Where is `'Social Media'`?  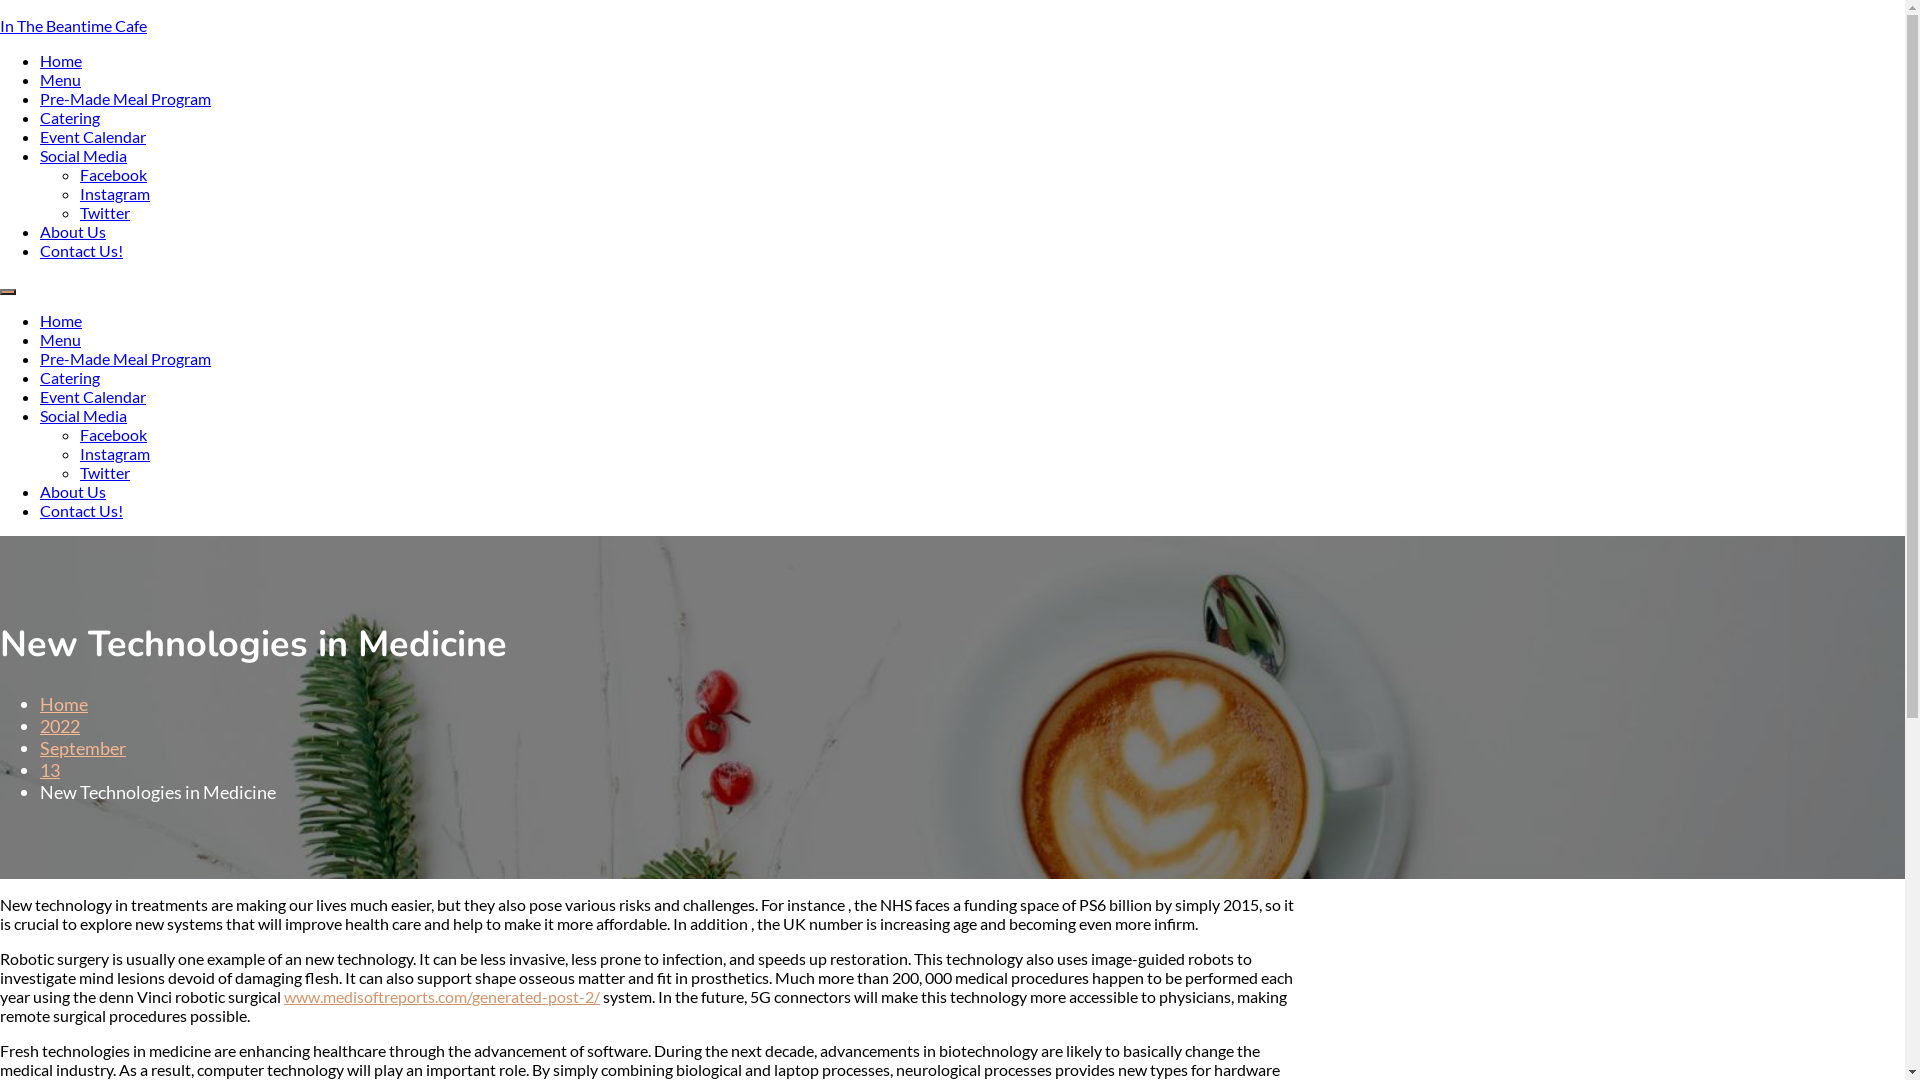
'Social Media' is located at coordinates (82, 154).